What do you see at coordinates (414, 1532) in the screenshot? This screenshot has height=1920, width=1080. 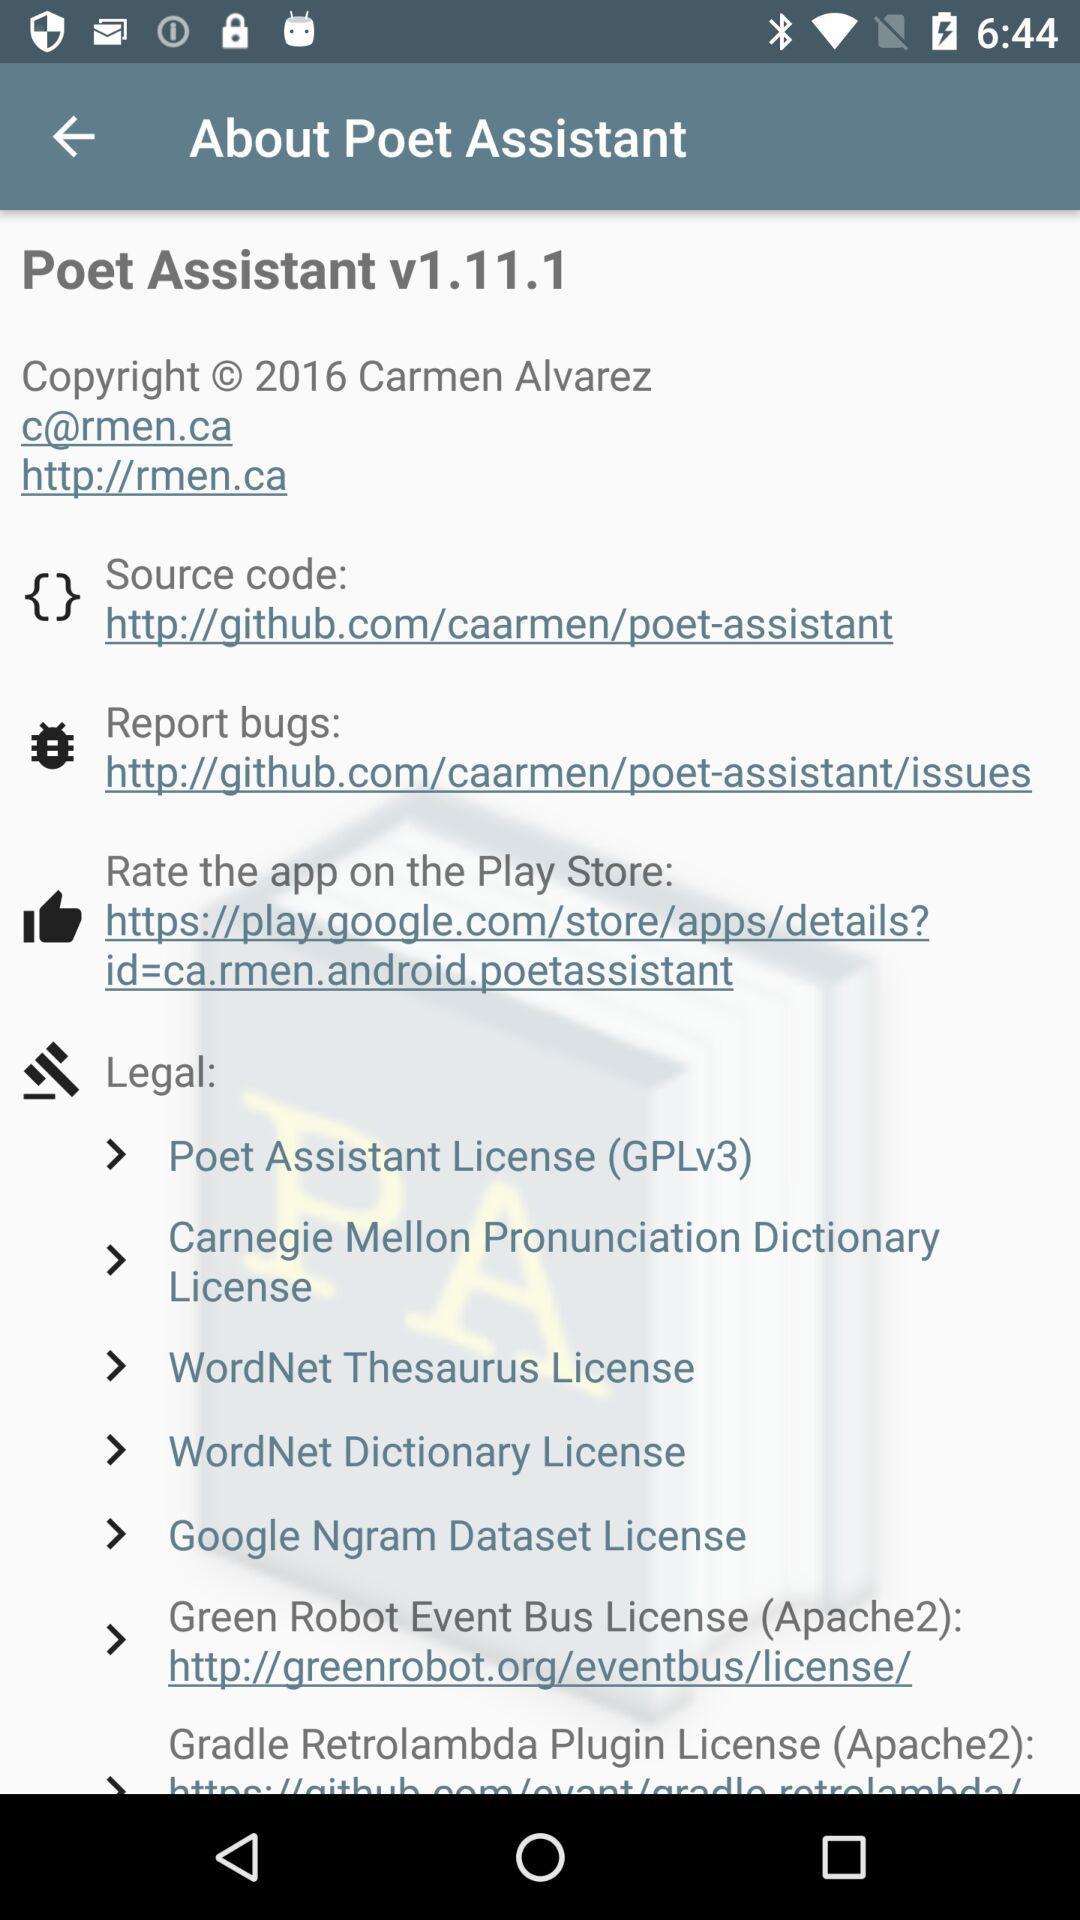 I see `the item above the green robot event item` at bounding box center [414, 1532].